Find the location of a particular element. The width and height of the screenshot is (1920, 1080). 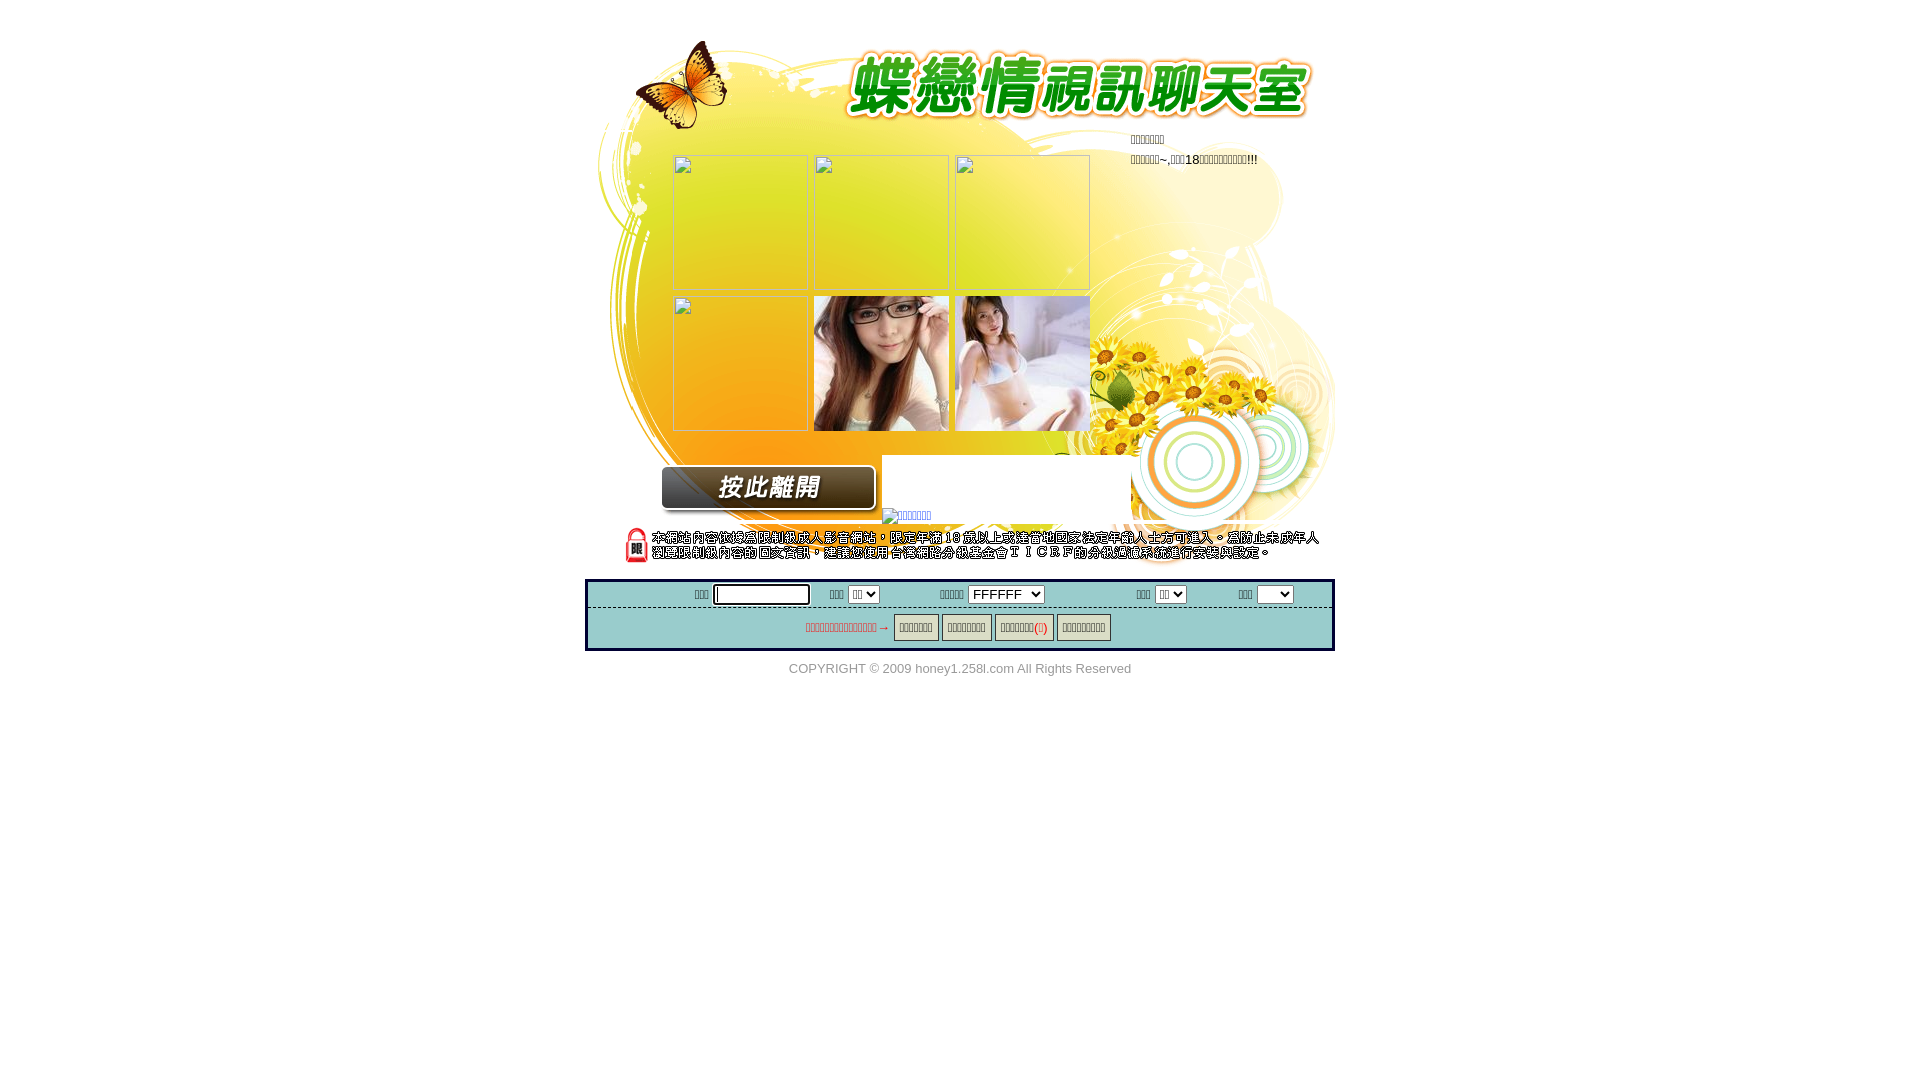

'honey1.258l.com' is located at coordinates (964, 667).